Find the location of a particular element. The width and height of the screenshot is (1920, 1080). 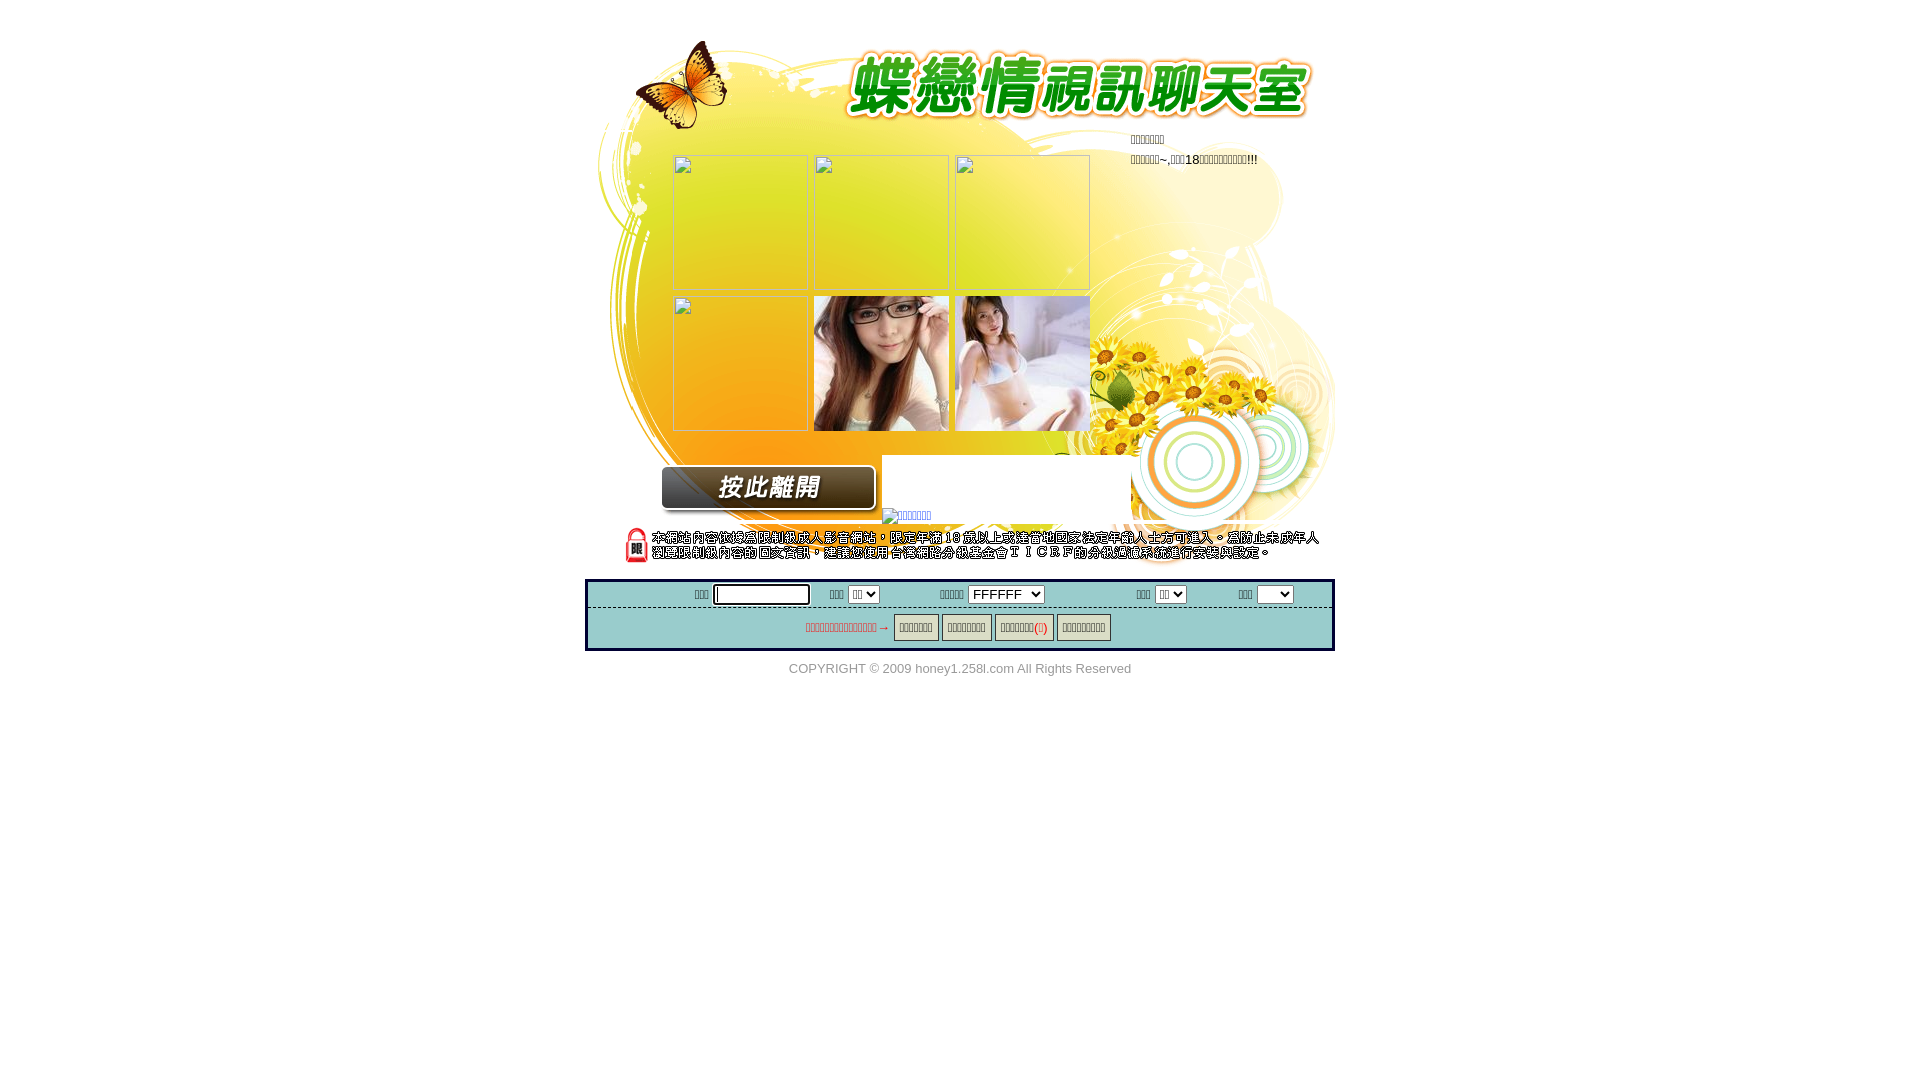

'honey1.258l.com' is located at coordinates (964, 667).